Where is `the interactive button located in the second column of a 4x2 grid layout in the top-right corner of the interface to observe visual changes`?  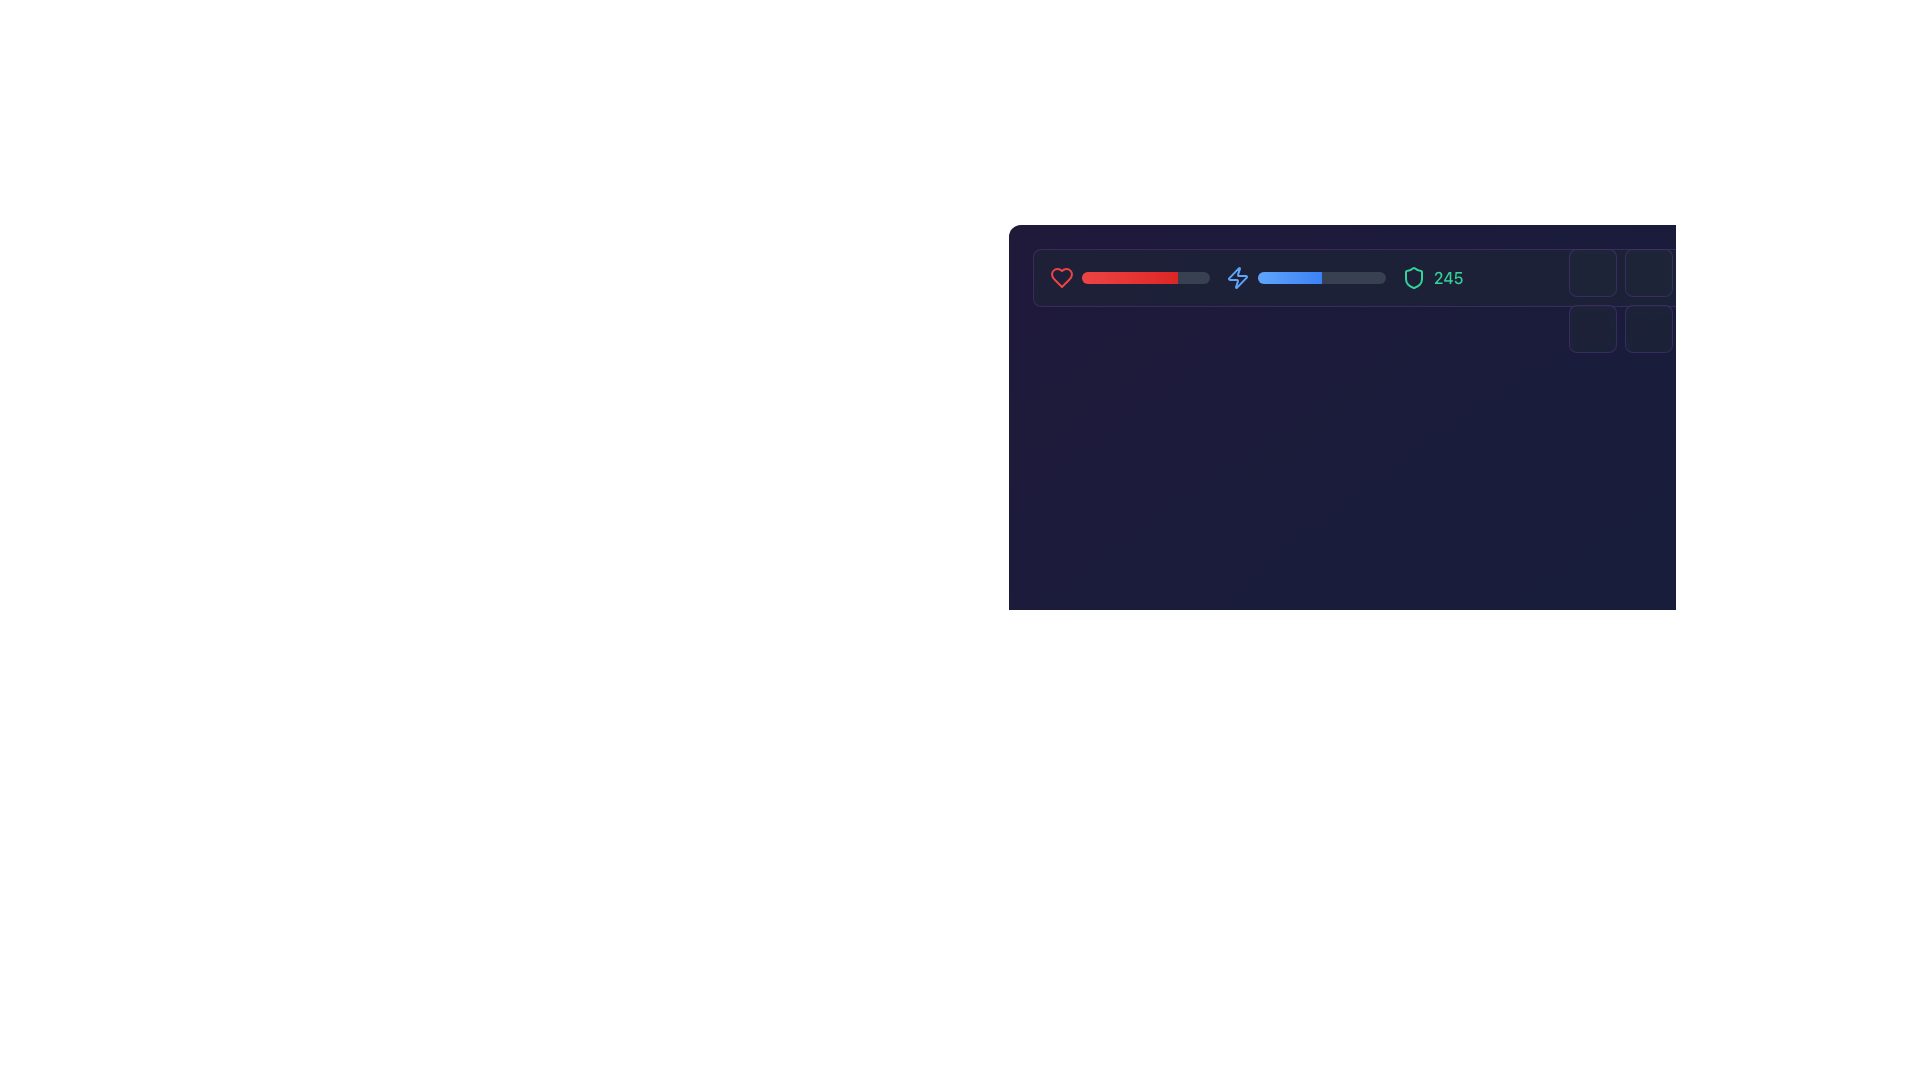 the interactive button located in the second column of a 4x2 grid layout in the top-right corner of the interface to observe visual changes is located at coordinates (1649, 273).